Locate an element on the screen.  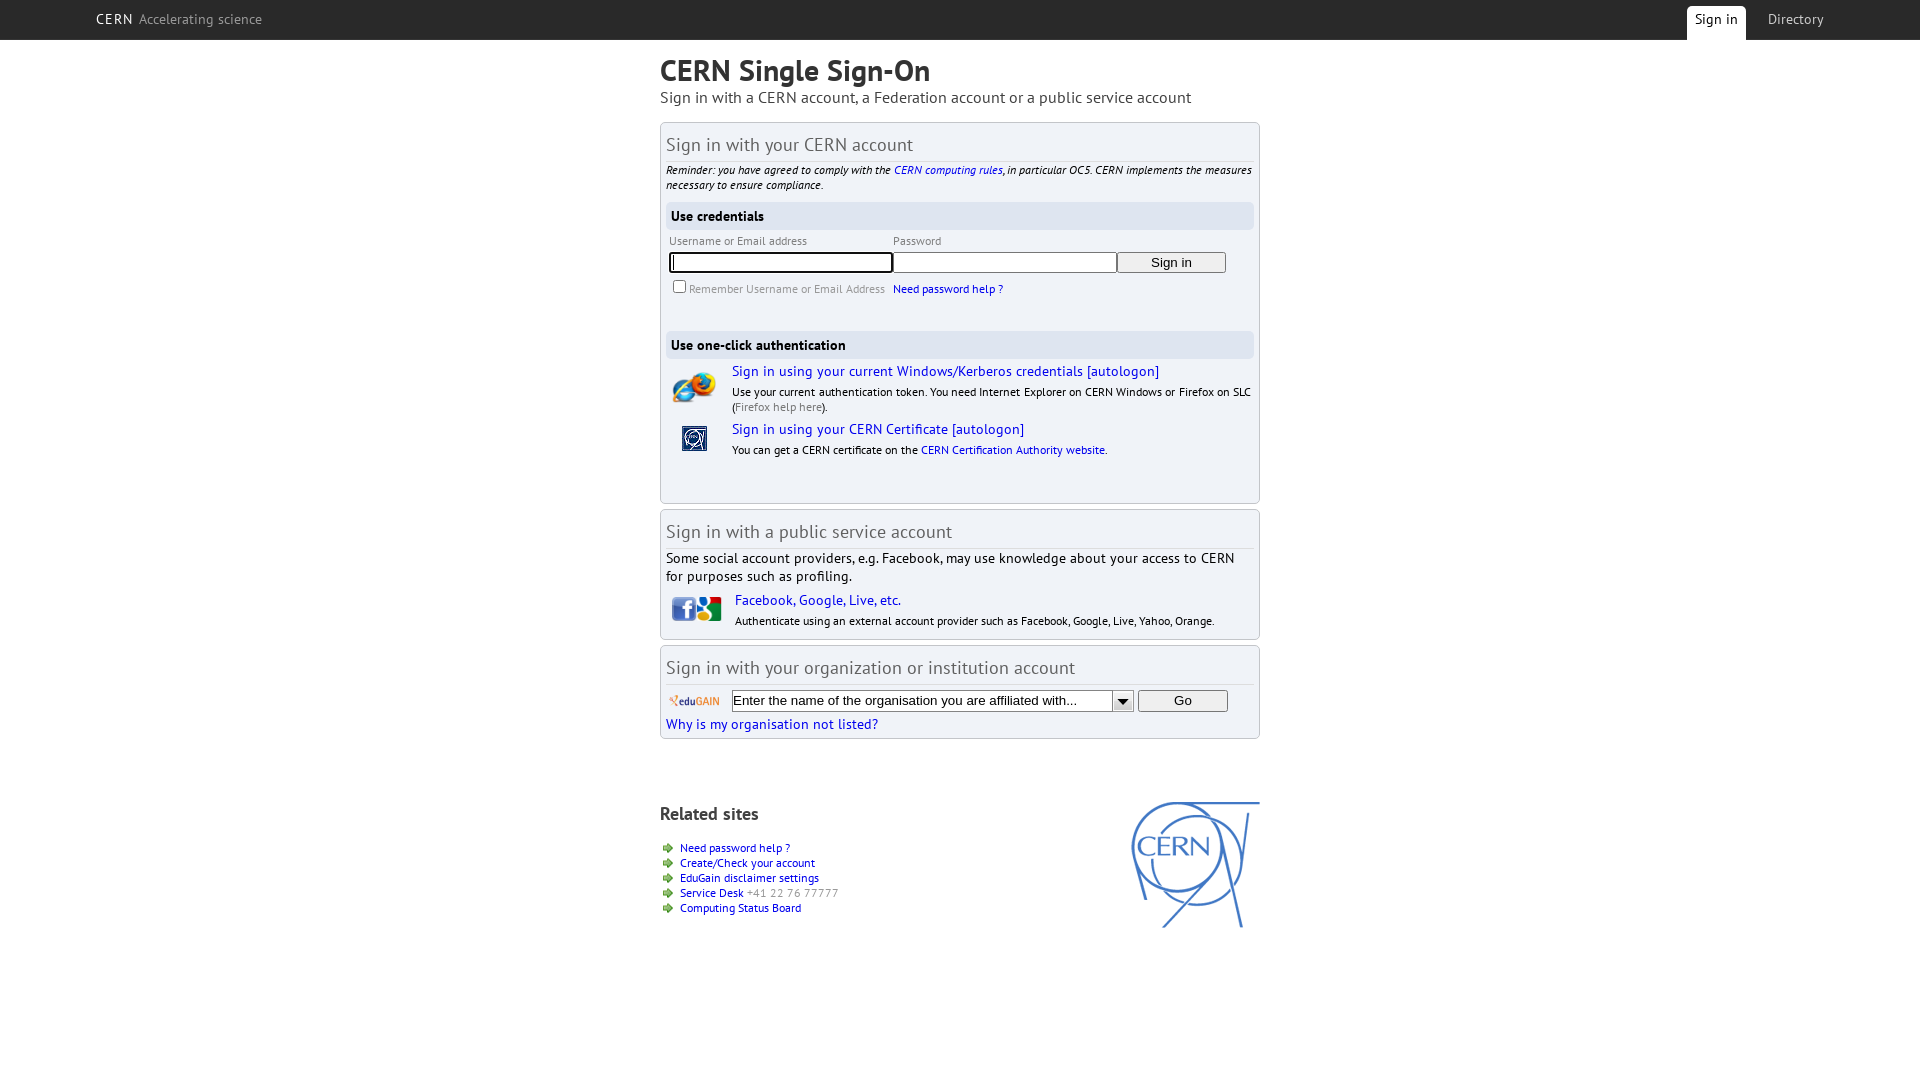
'Go' is located at coordinates (1182, 700).